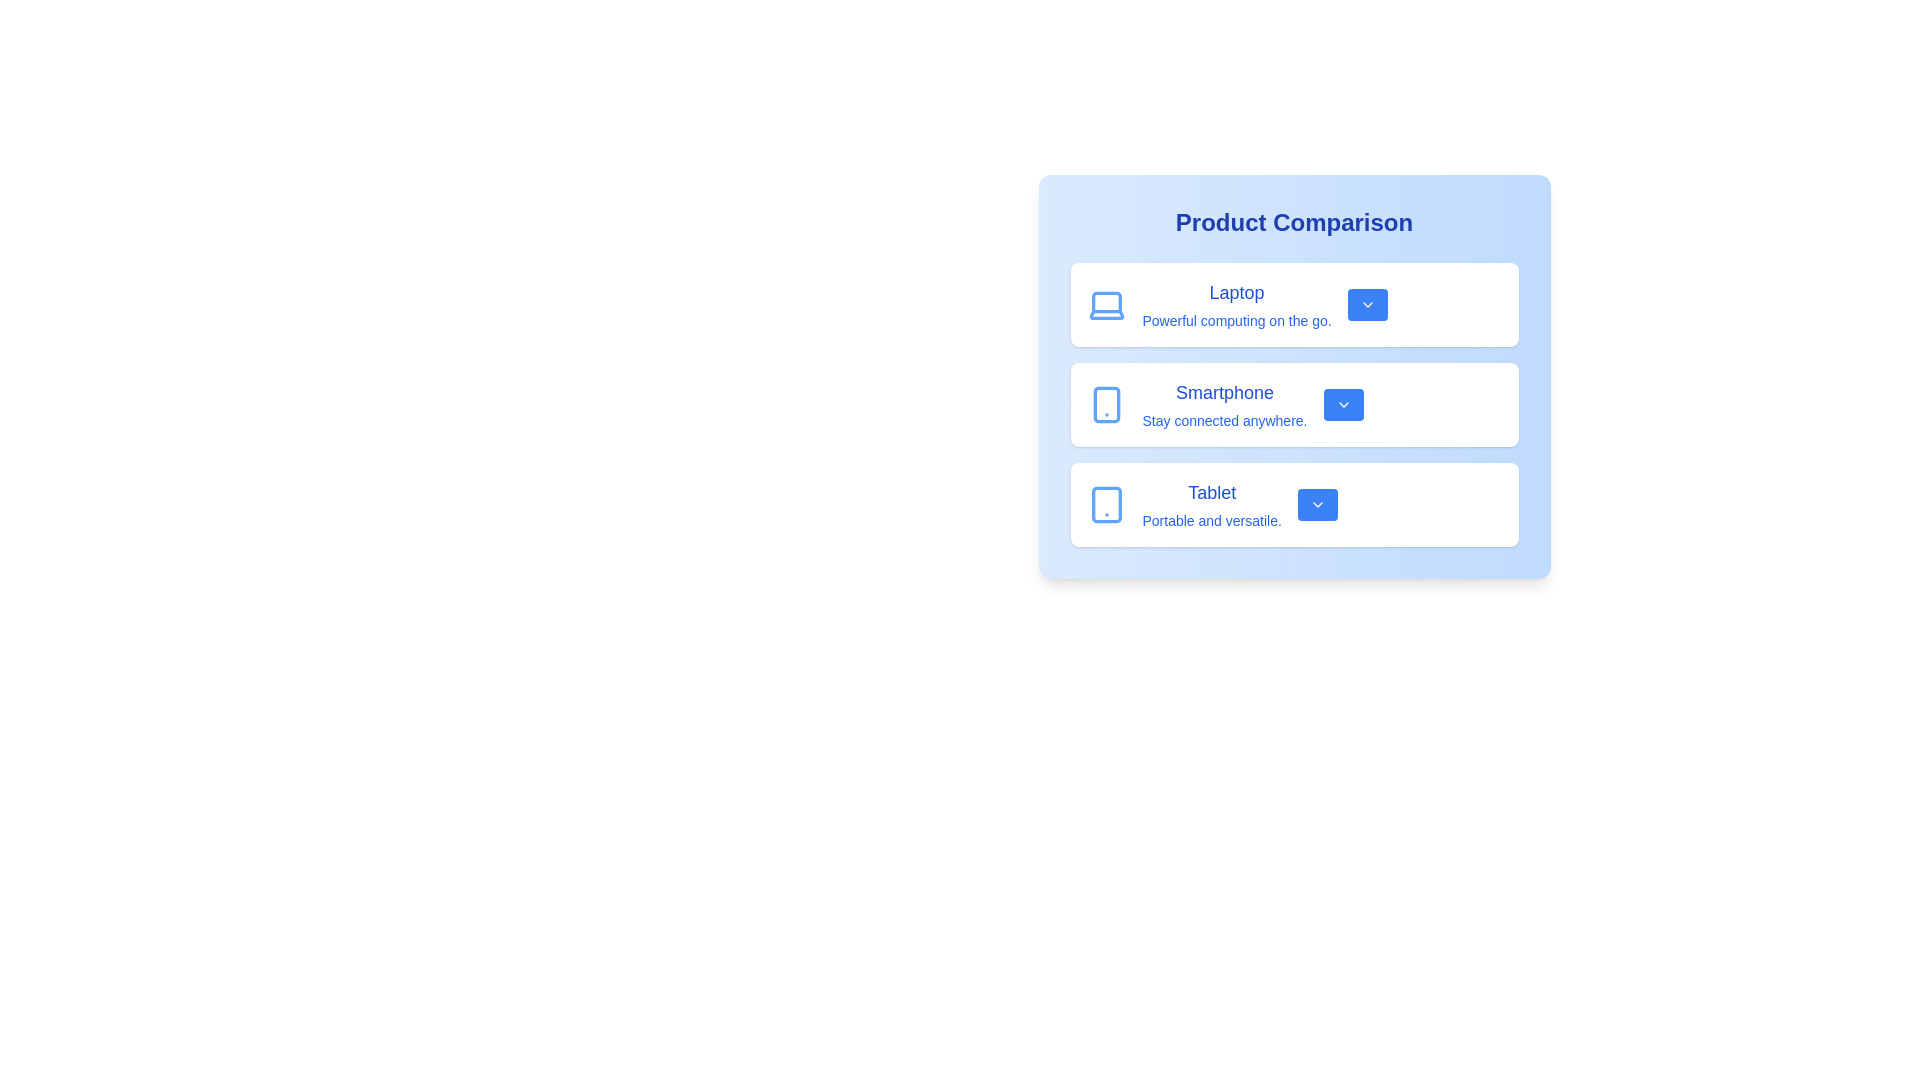 Image resolution: width=1920 pixels, height=1080 pixels. Describe the element at coordinates (1223, 393) in the screenshot. I see `the product title Smartphone to select it` at that location.